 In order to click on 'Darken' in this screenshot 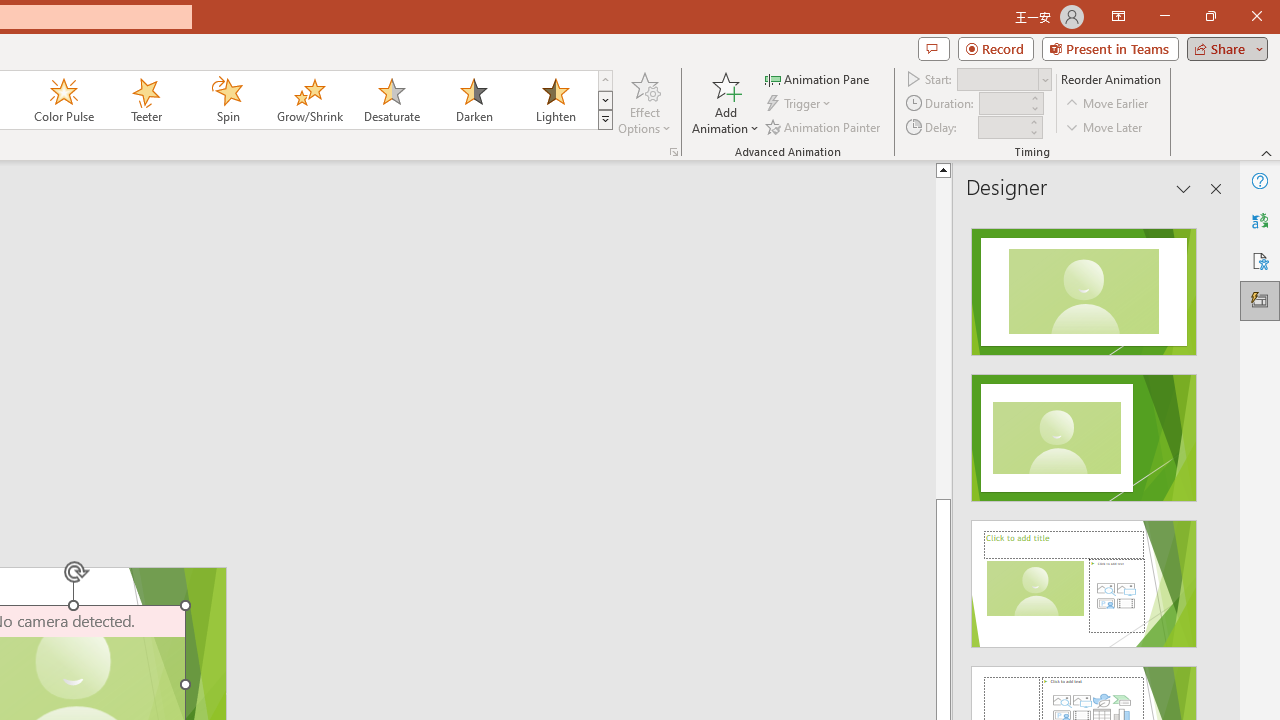, I will do `click(472, 100)`.